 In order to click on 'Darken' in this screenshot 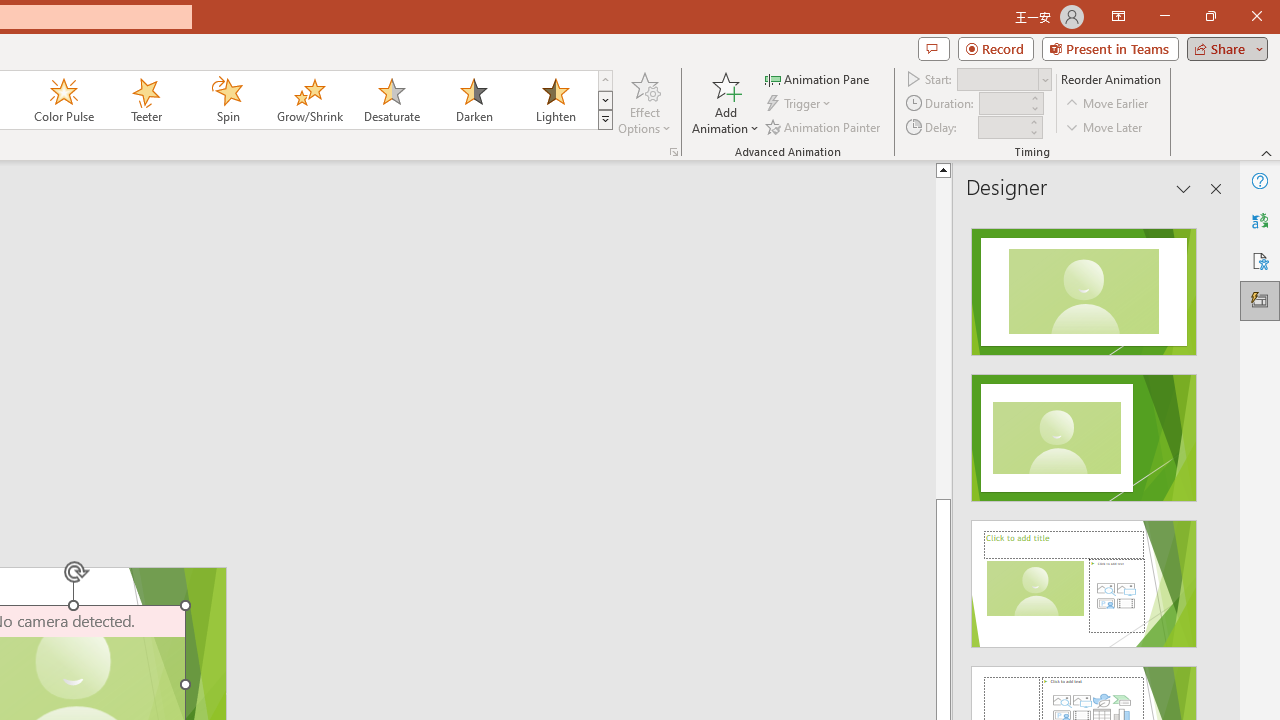, I will do `click(472, 100)`.